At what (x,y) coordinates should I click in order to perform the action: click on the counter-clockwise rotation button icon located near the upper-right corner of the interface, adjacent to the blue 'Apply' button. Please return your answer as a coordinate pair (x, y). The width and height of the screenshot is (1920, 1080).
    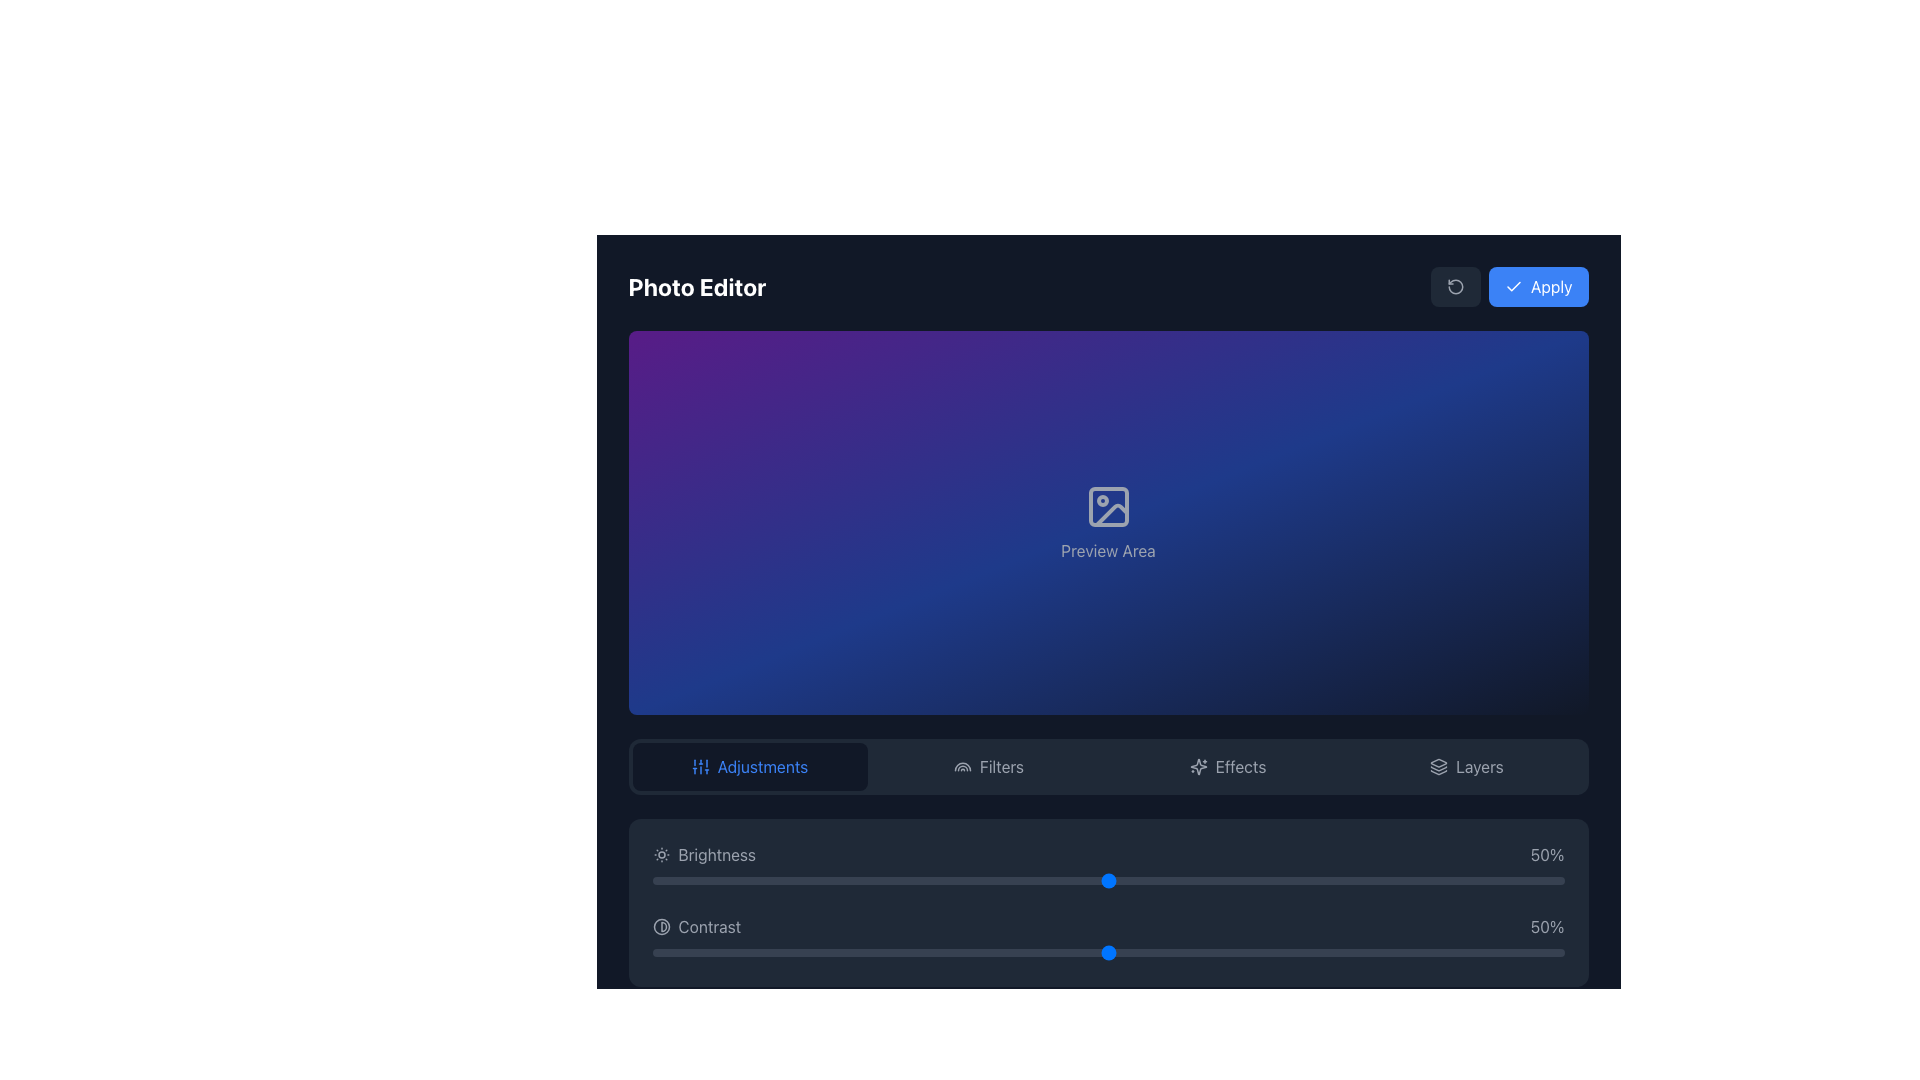
    Looking at the image, I should click on (1455, 286).